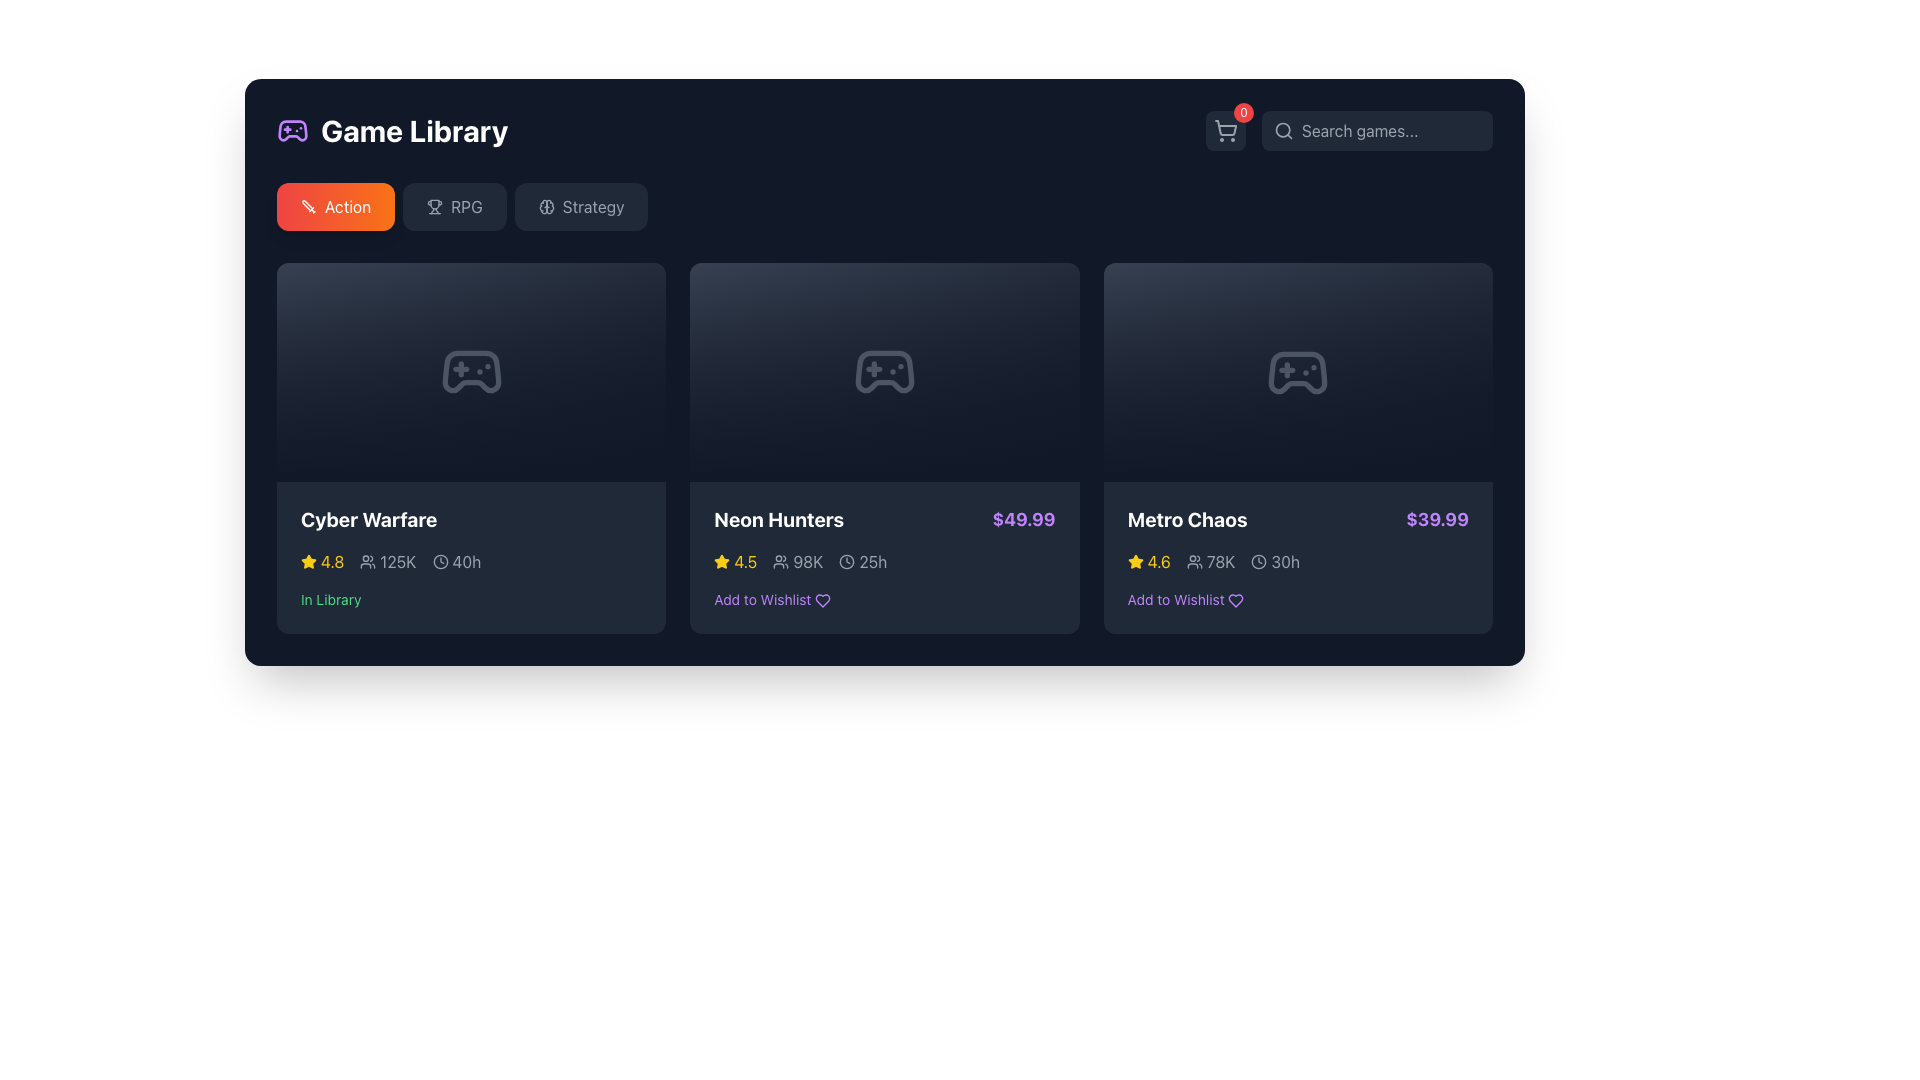 The width and height of the screenshot is (1920, 1080). Describe the element at coordinates (1376, 131) in the screenshot. I see `the text input field located in the top-right corner of the interface, following the shopping cart icon` at that location.